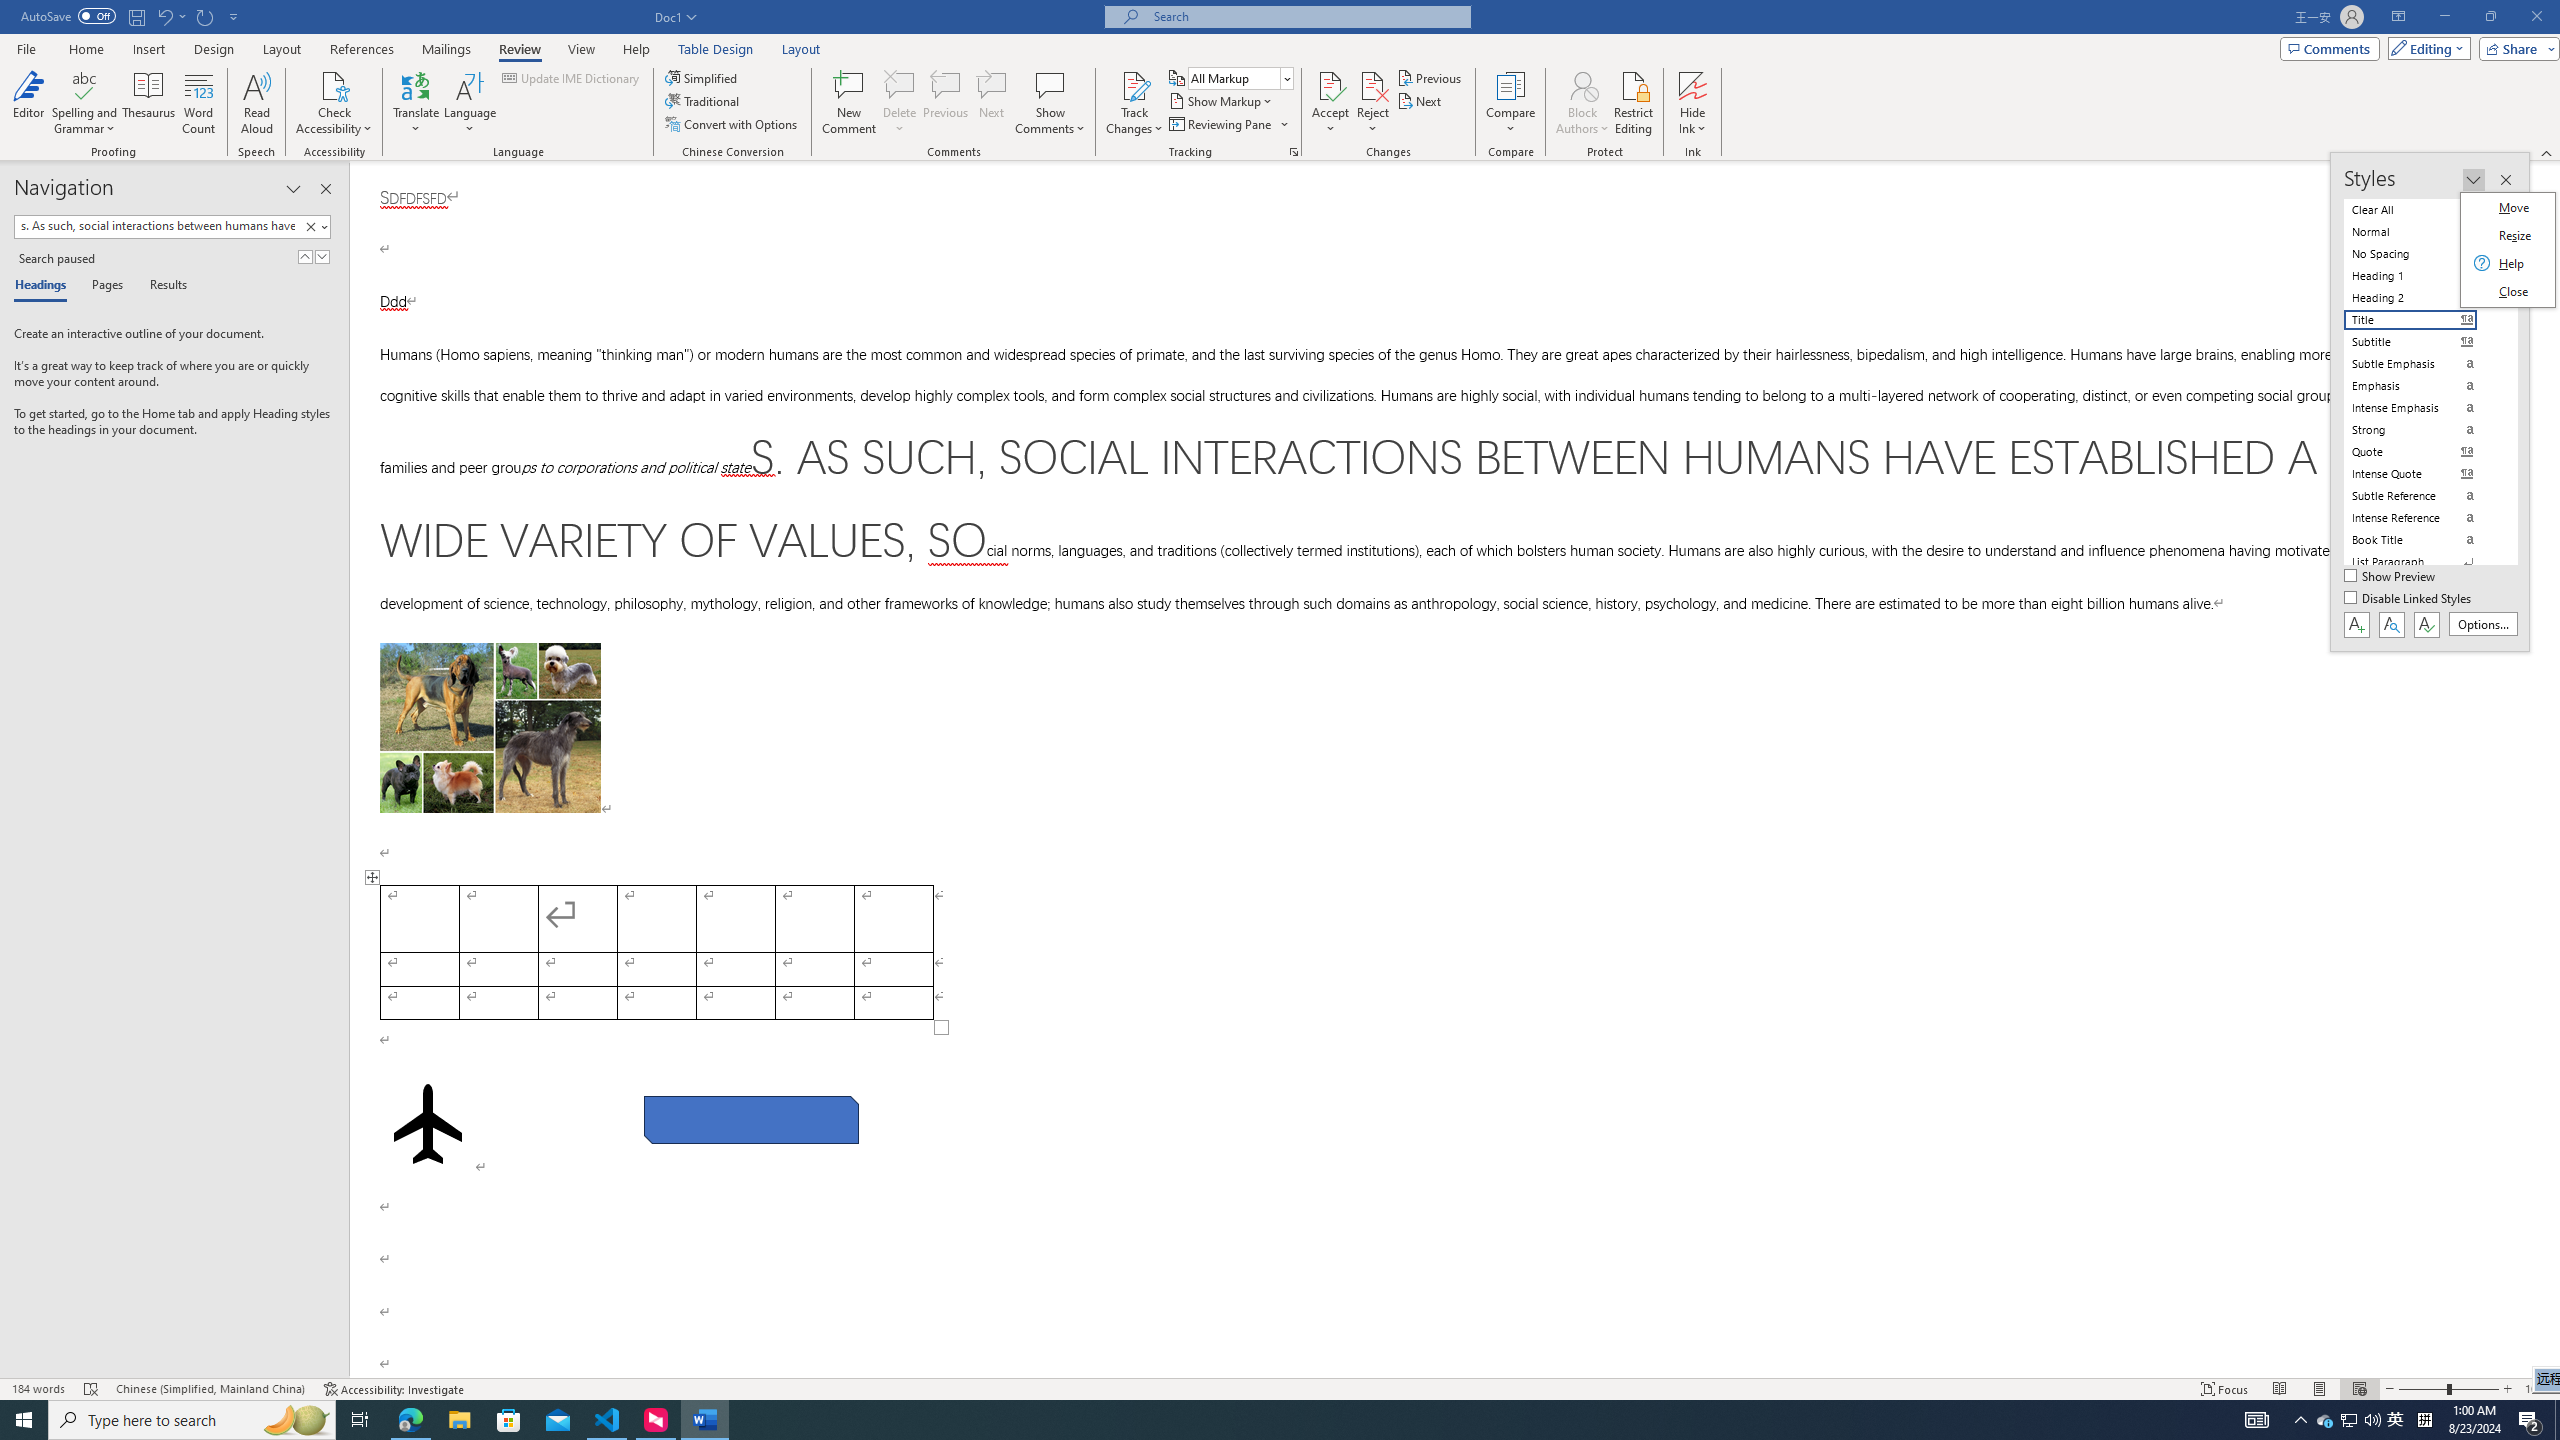  Describe the element at coordinates (1422, 99) in the screenshot. I see `'Next'` at that location.